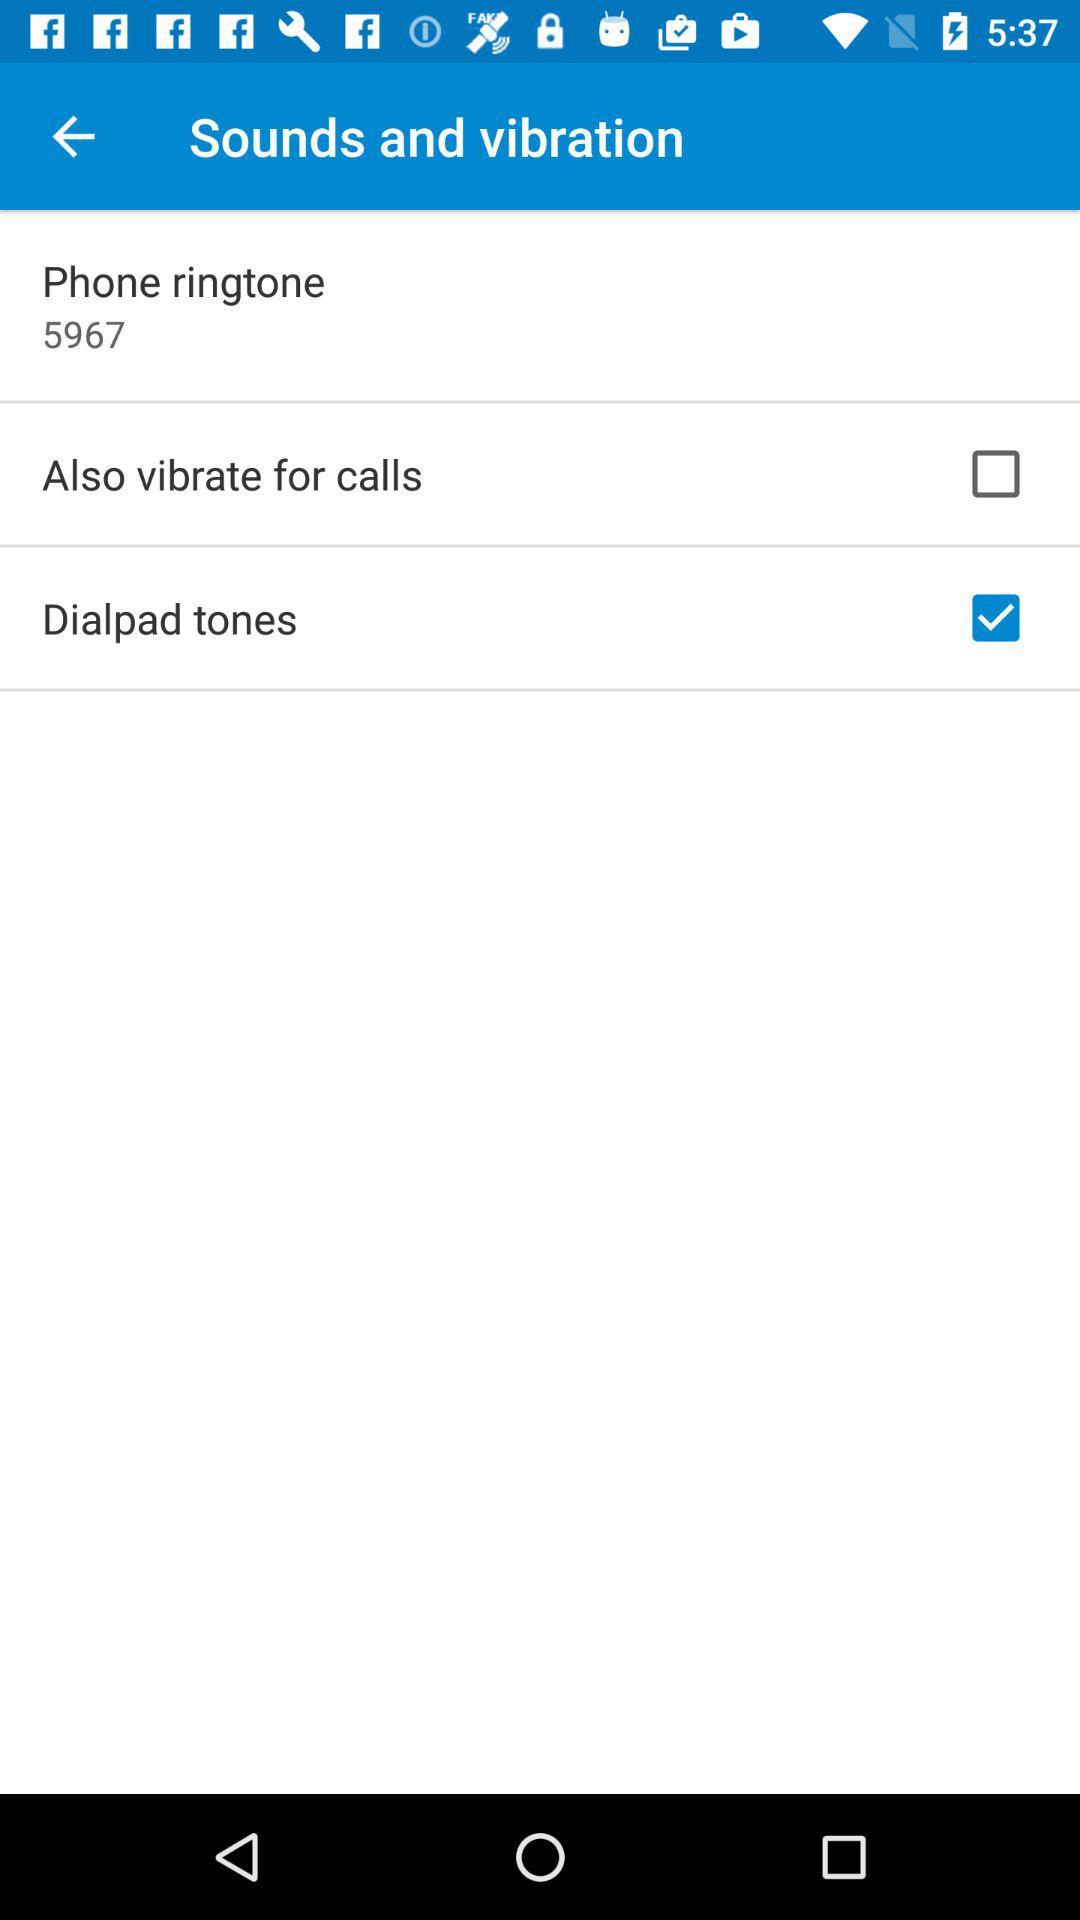 The image size is (1080, 1920). What do you see at coordinates (72, 135) in the screenshot?
I see `app to the left of sounds and vibration` at bounding box center [72, 135].